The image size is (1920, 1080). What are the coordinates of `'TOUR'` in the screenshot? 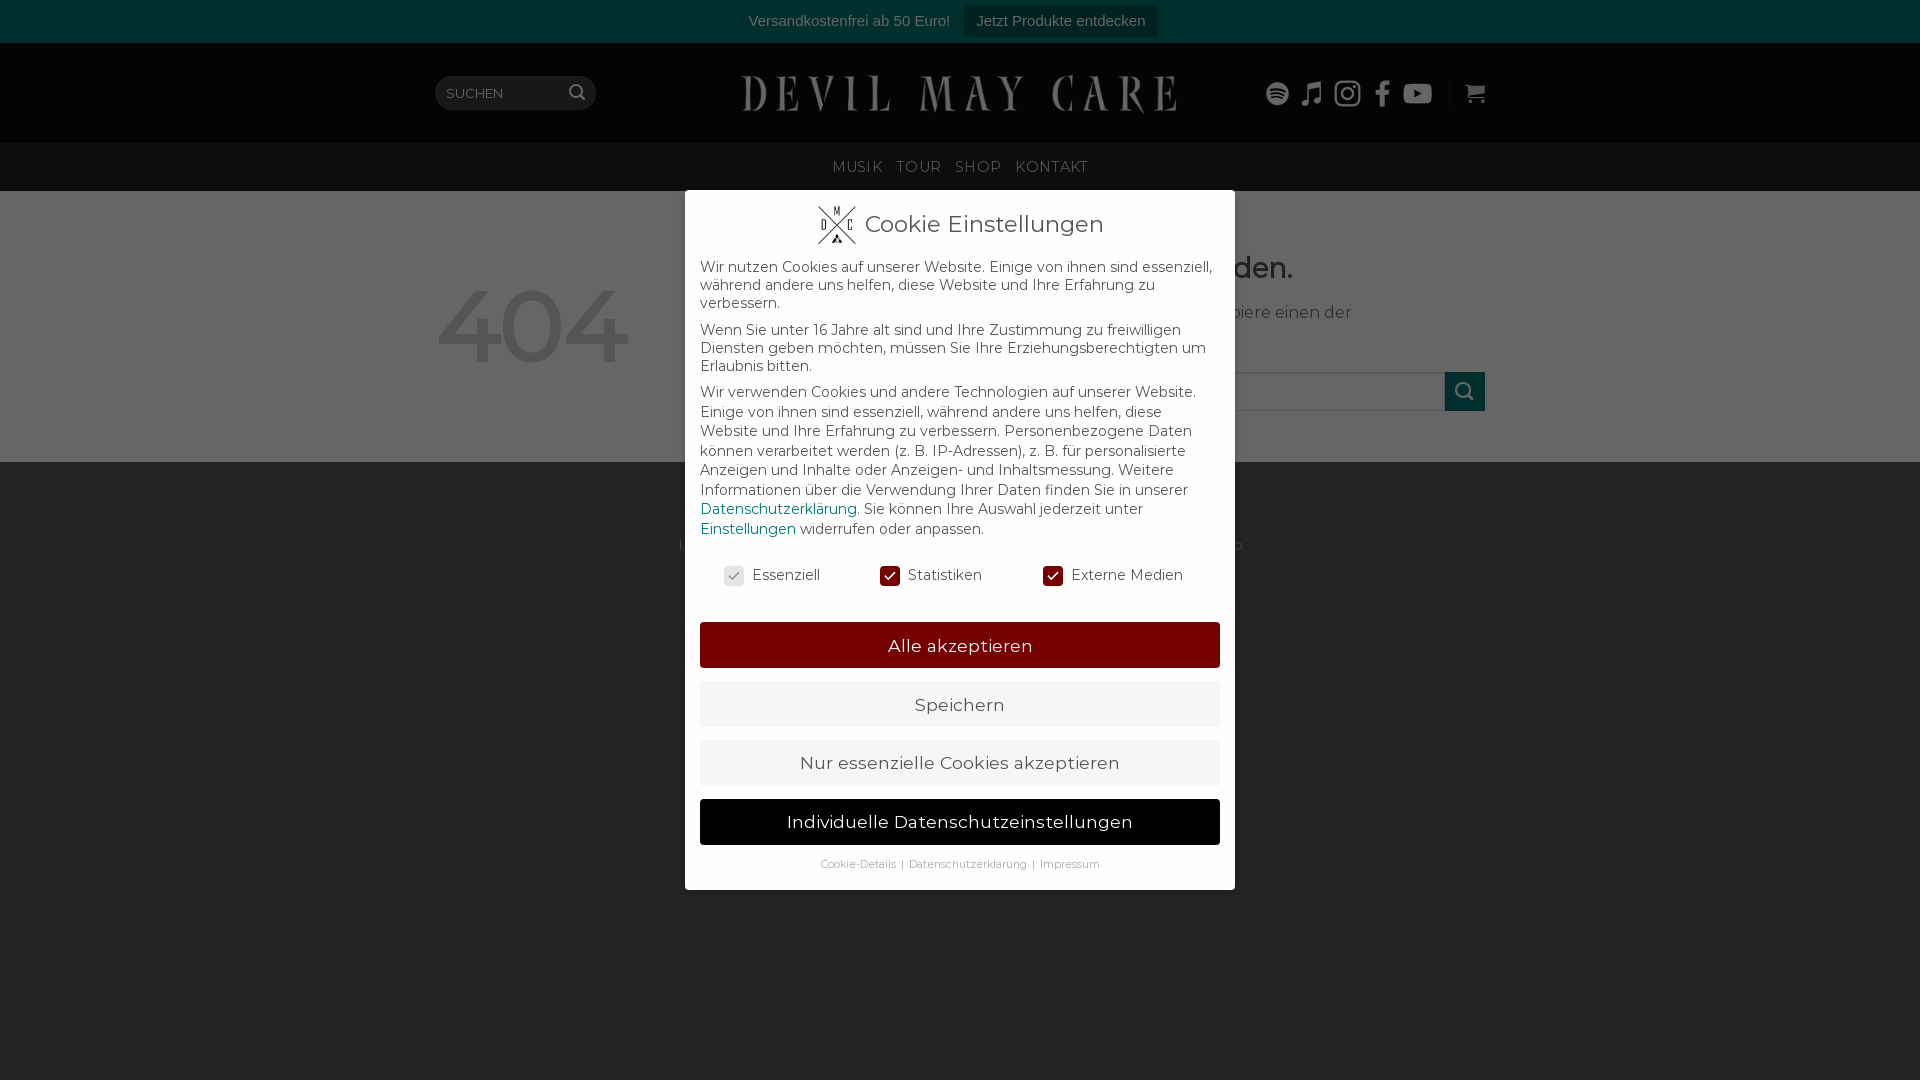 It's located at (917, 165).